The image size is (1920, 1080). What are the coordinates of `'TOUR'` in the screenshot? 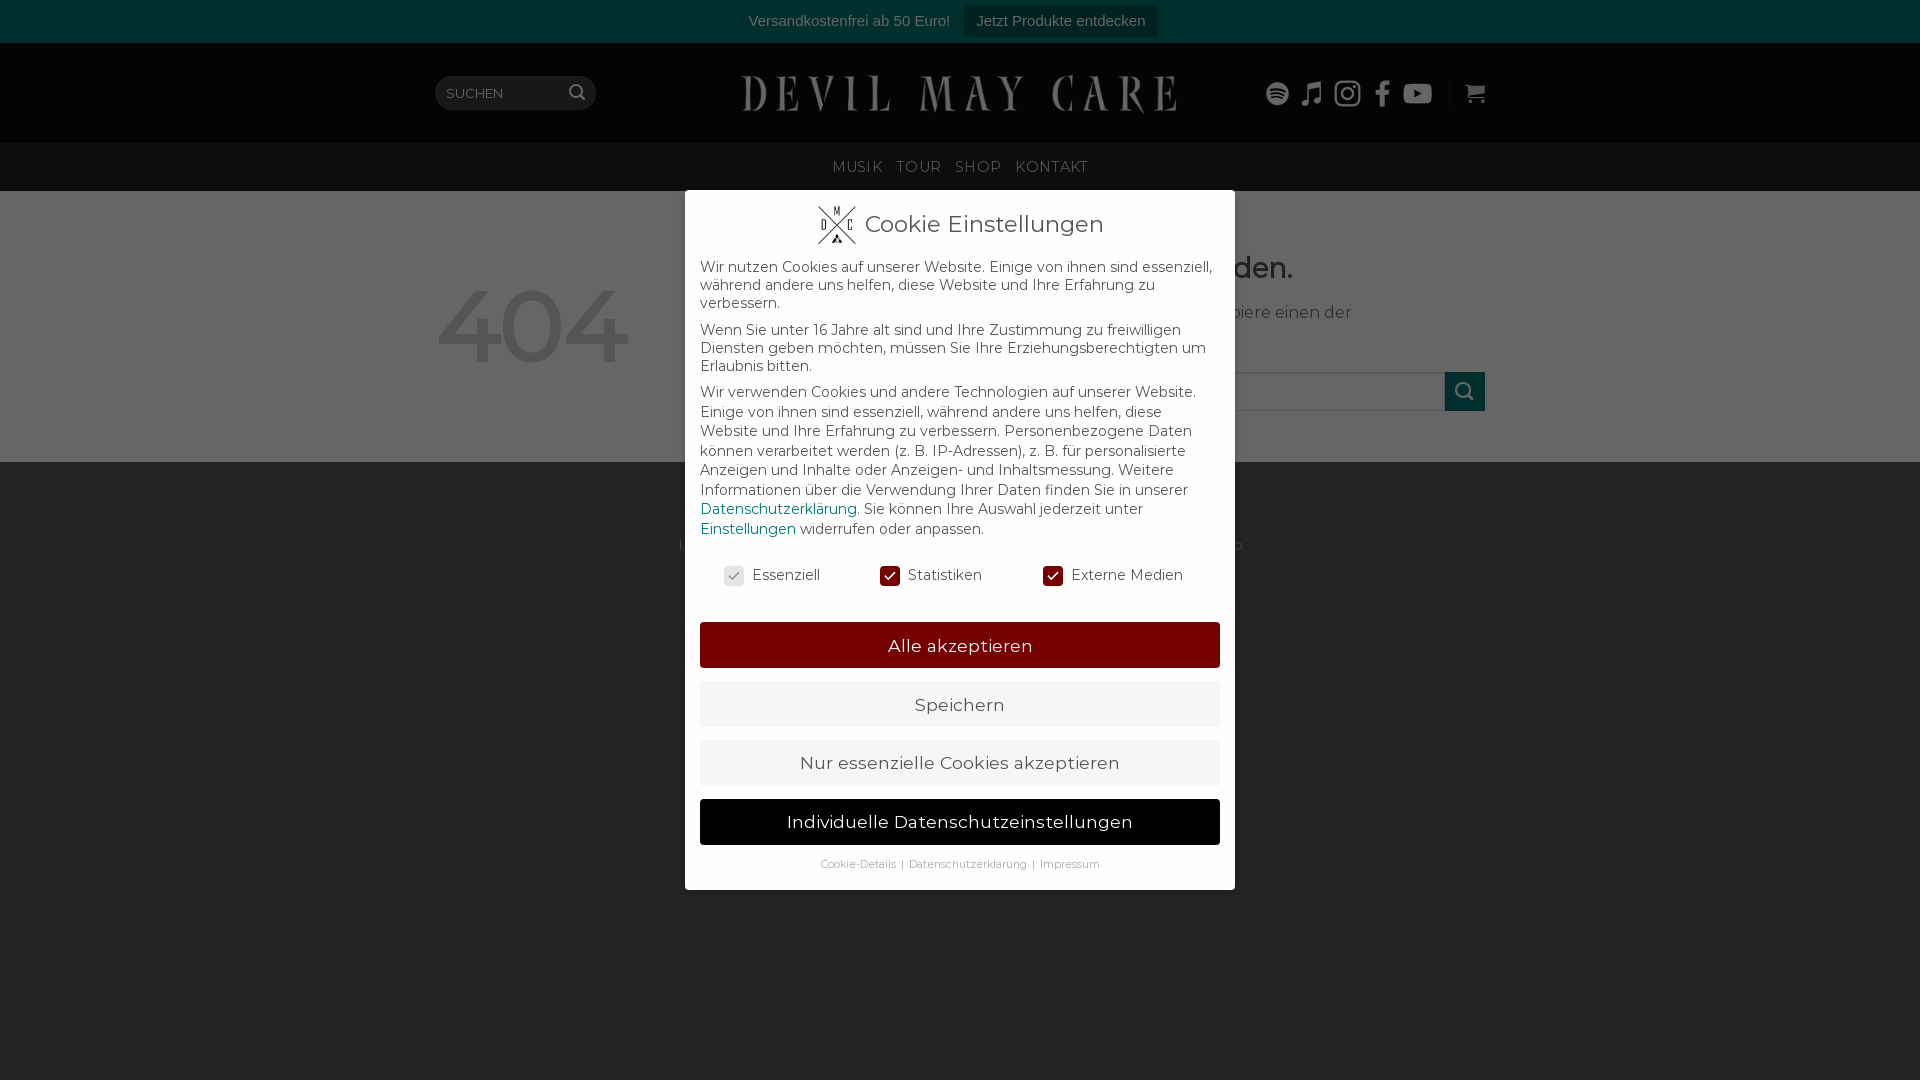 It's located at (917, 165).